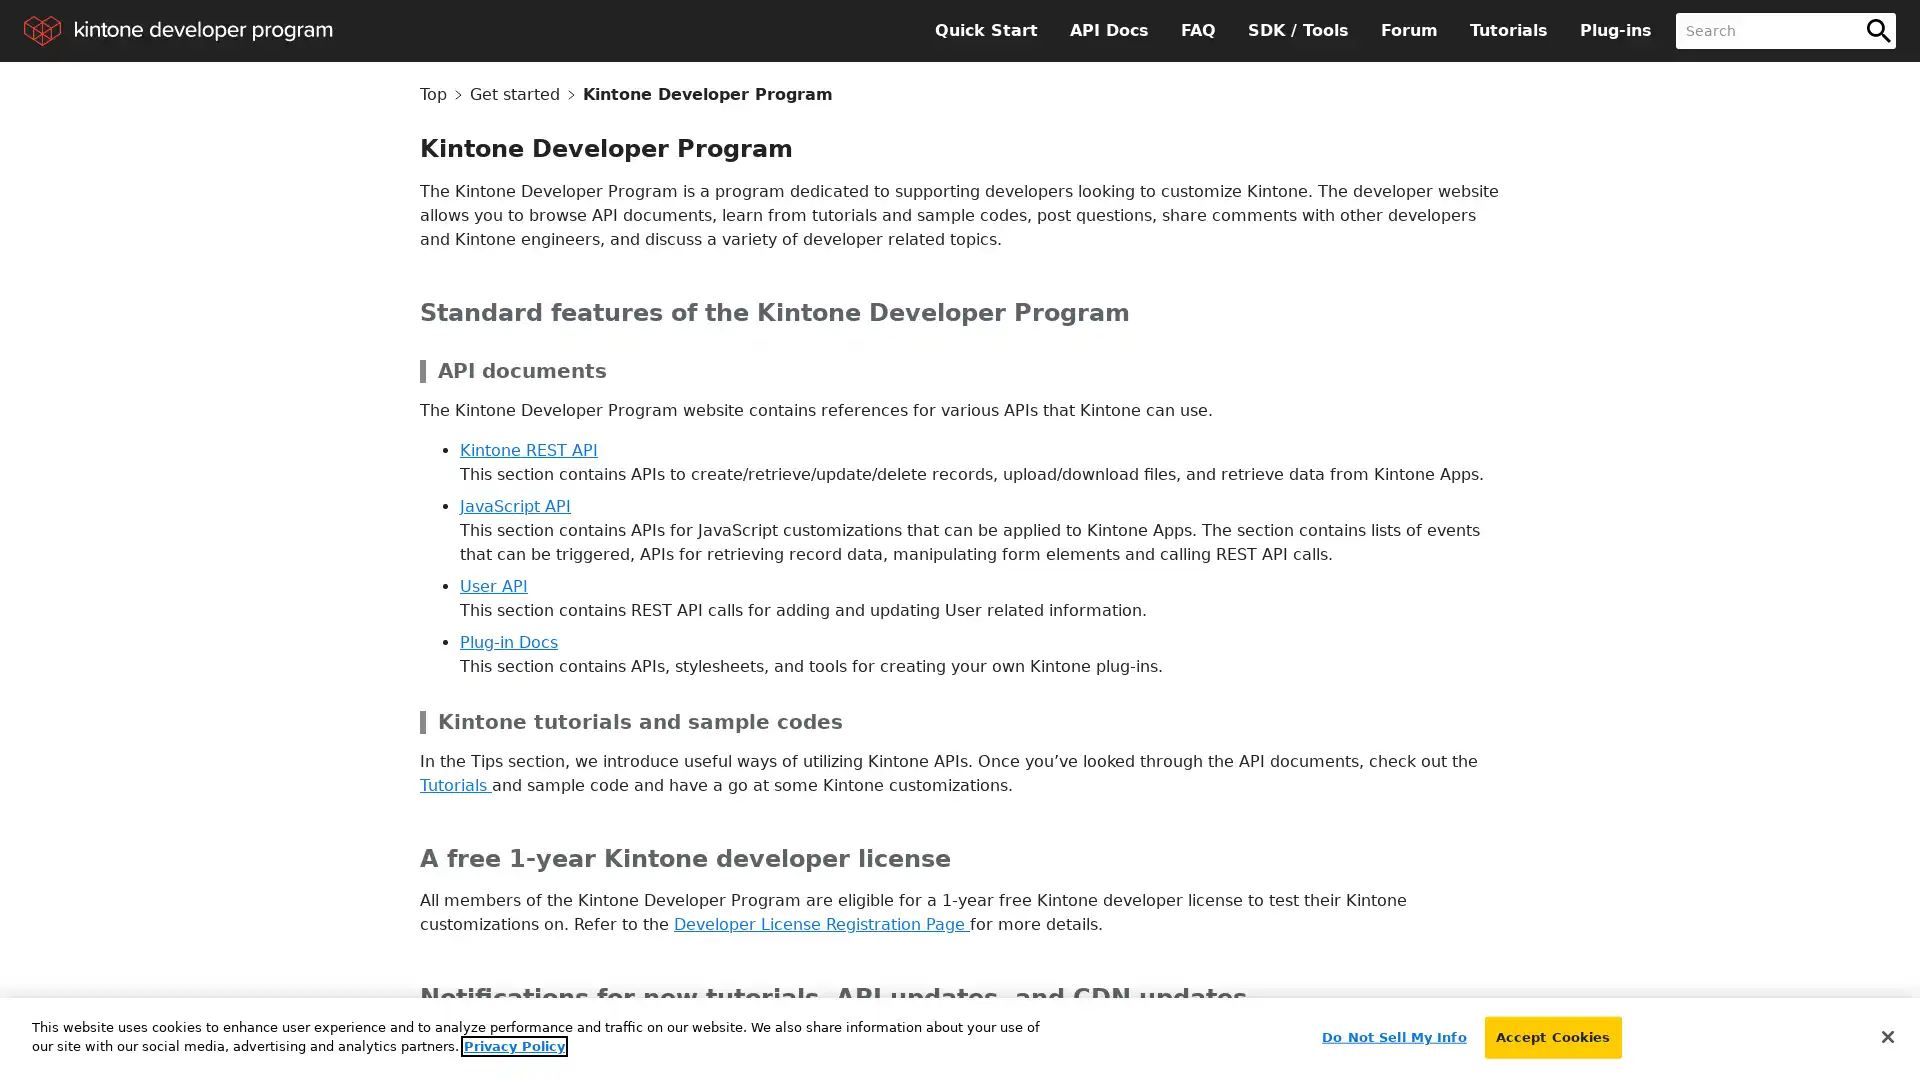 The height and width of the screenshot is (1080, 1920). Describe the element at coordinates (1886, 1035) in the screenshot. I see `Close` at that location.